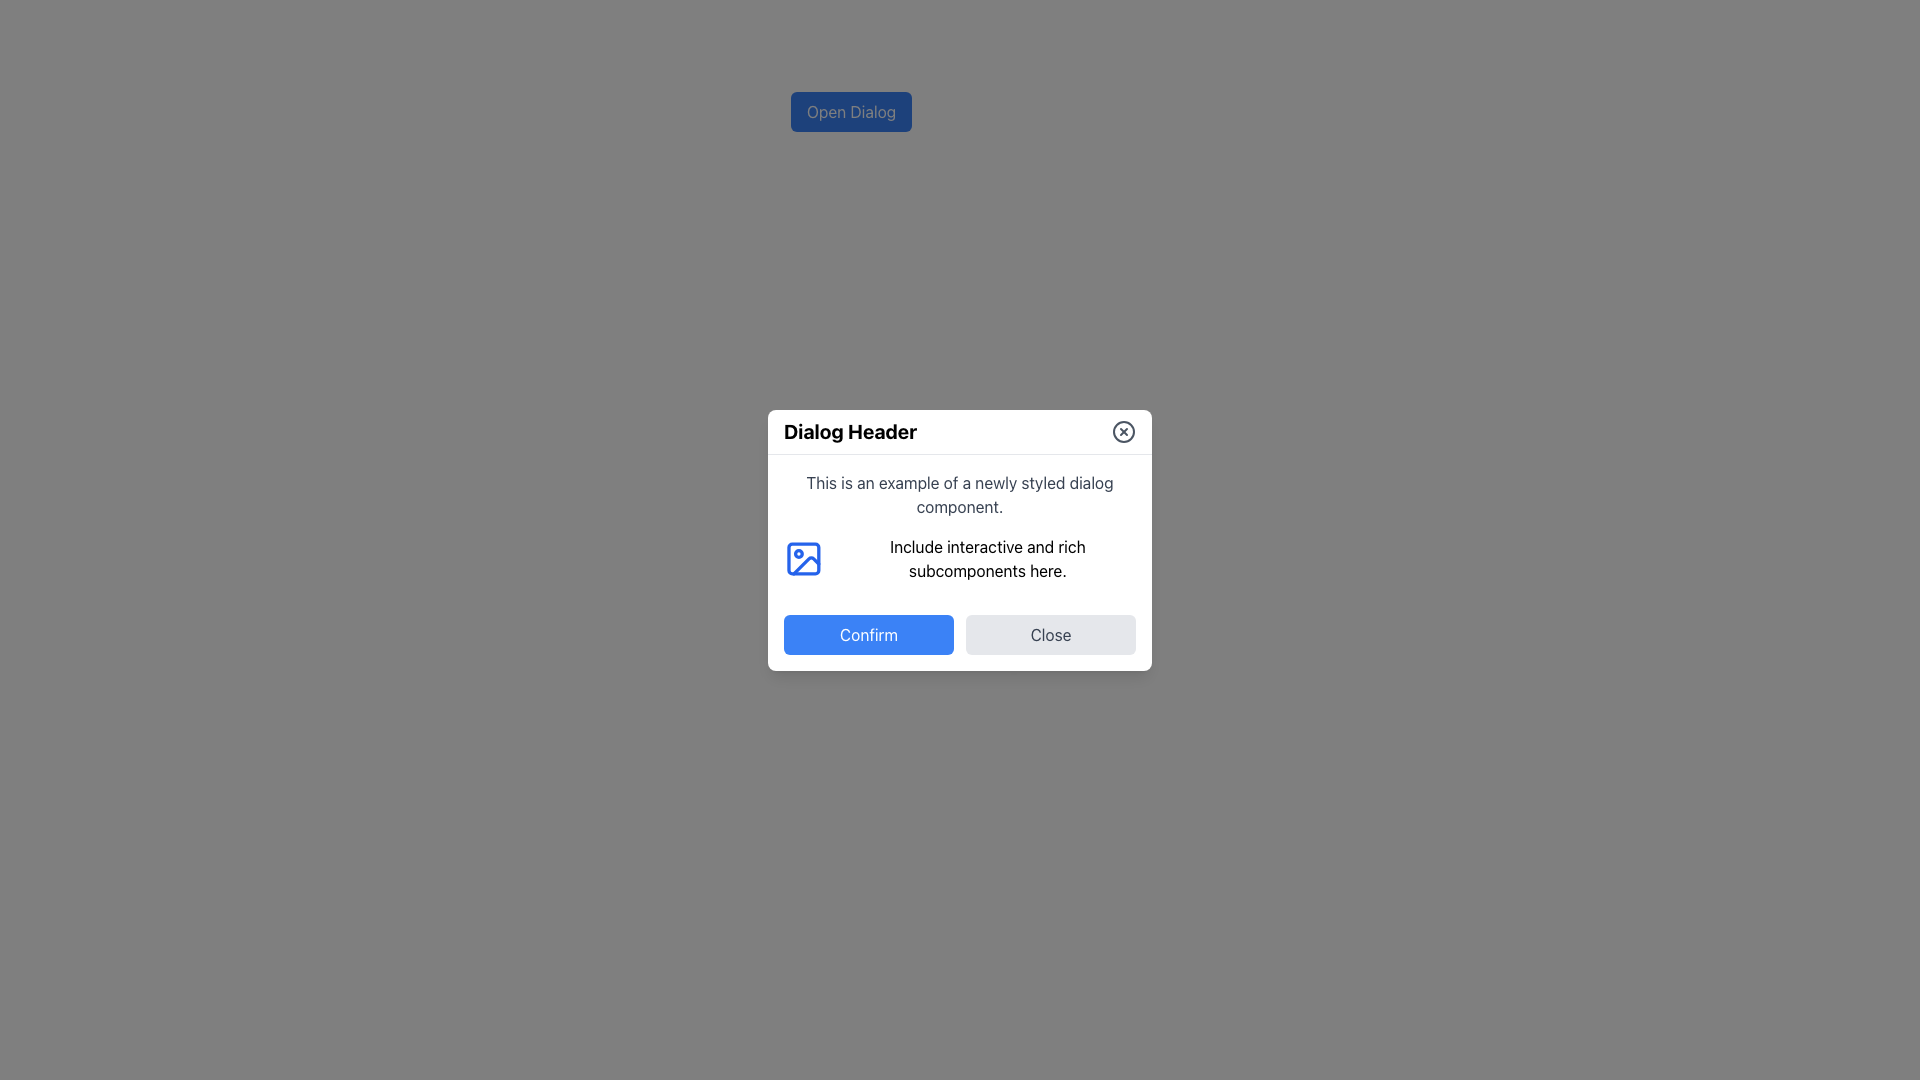 Image resolution: width=1920 pixels, height=1080 pixels. What do you see at coordinates (1050, 633) in the screenshot?
I see `the 'Close' button located in the bottom-right corner of the dialog box` at bounding box center [1050, 633].